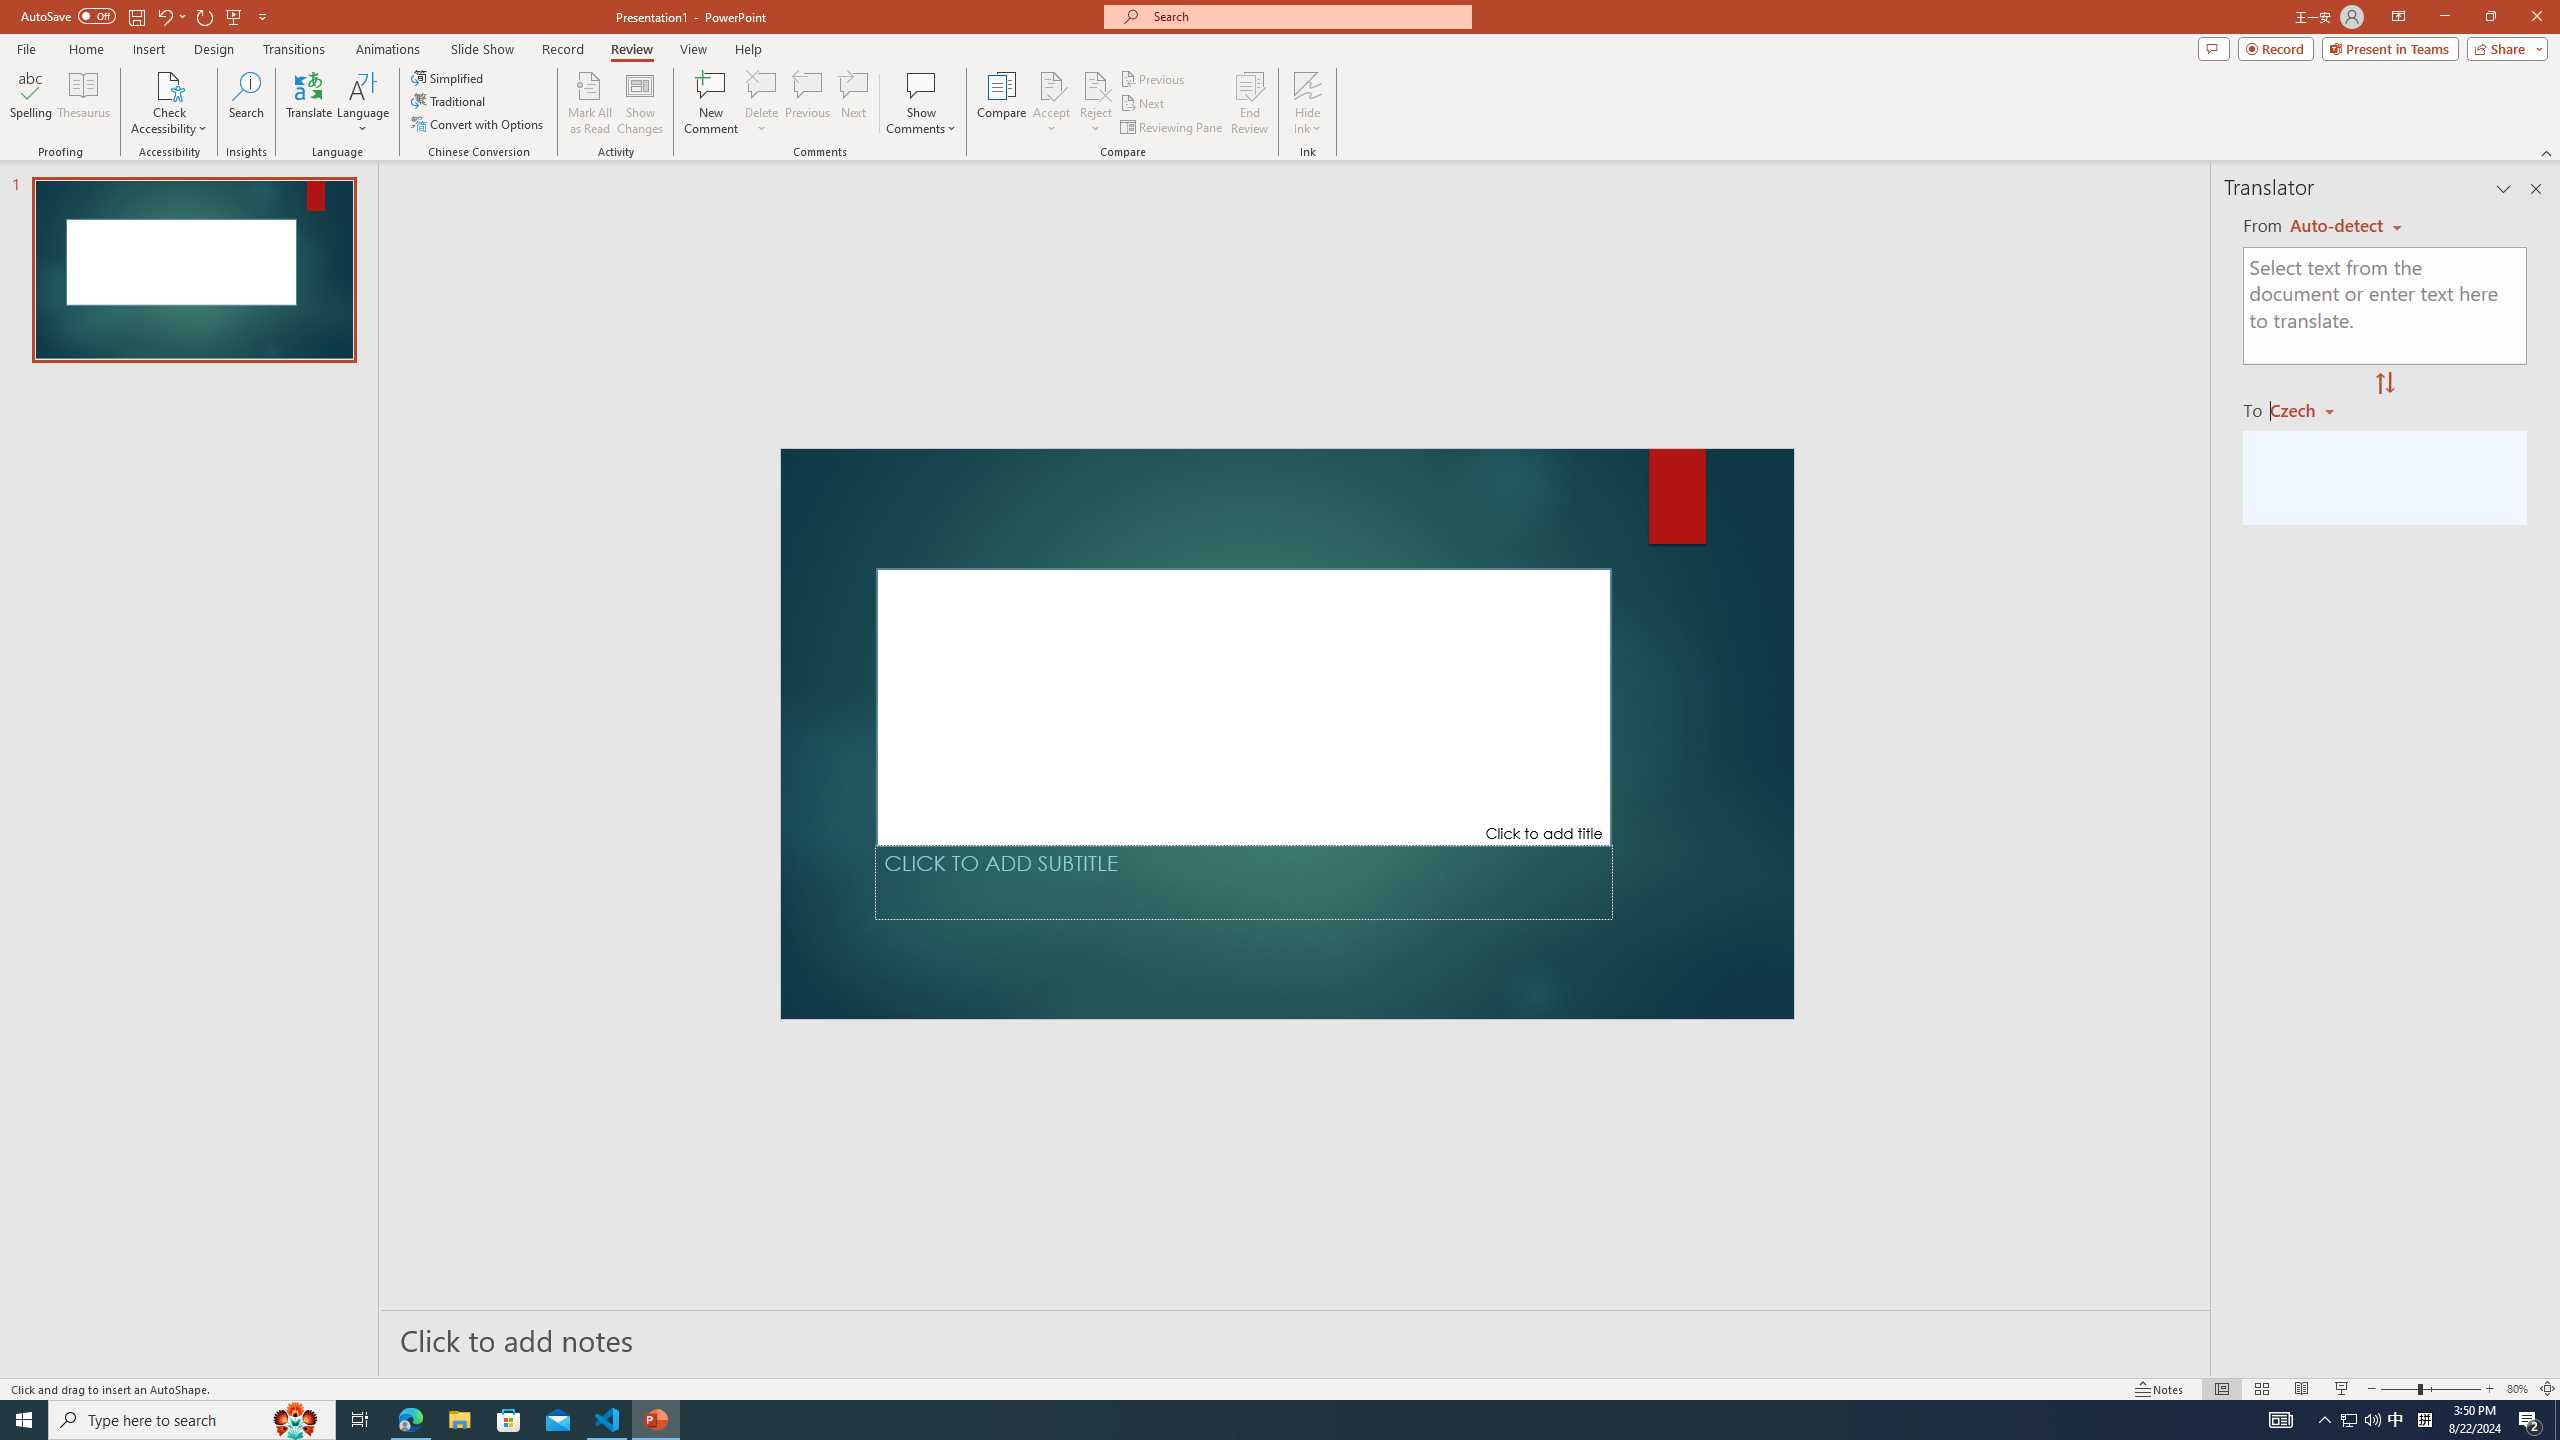 The height and width of the screenshot is (1440, 2560). Describe the element at coordinates (1171, 127) in the screenshot. I see `'Reviewing Pane'` at that location.